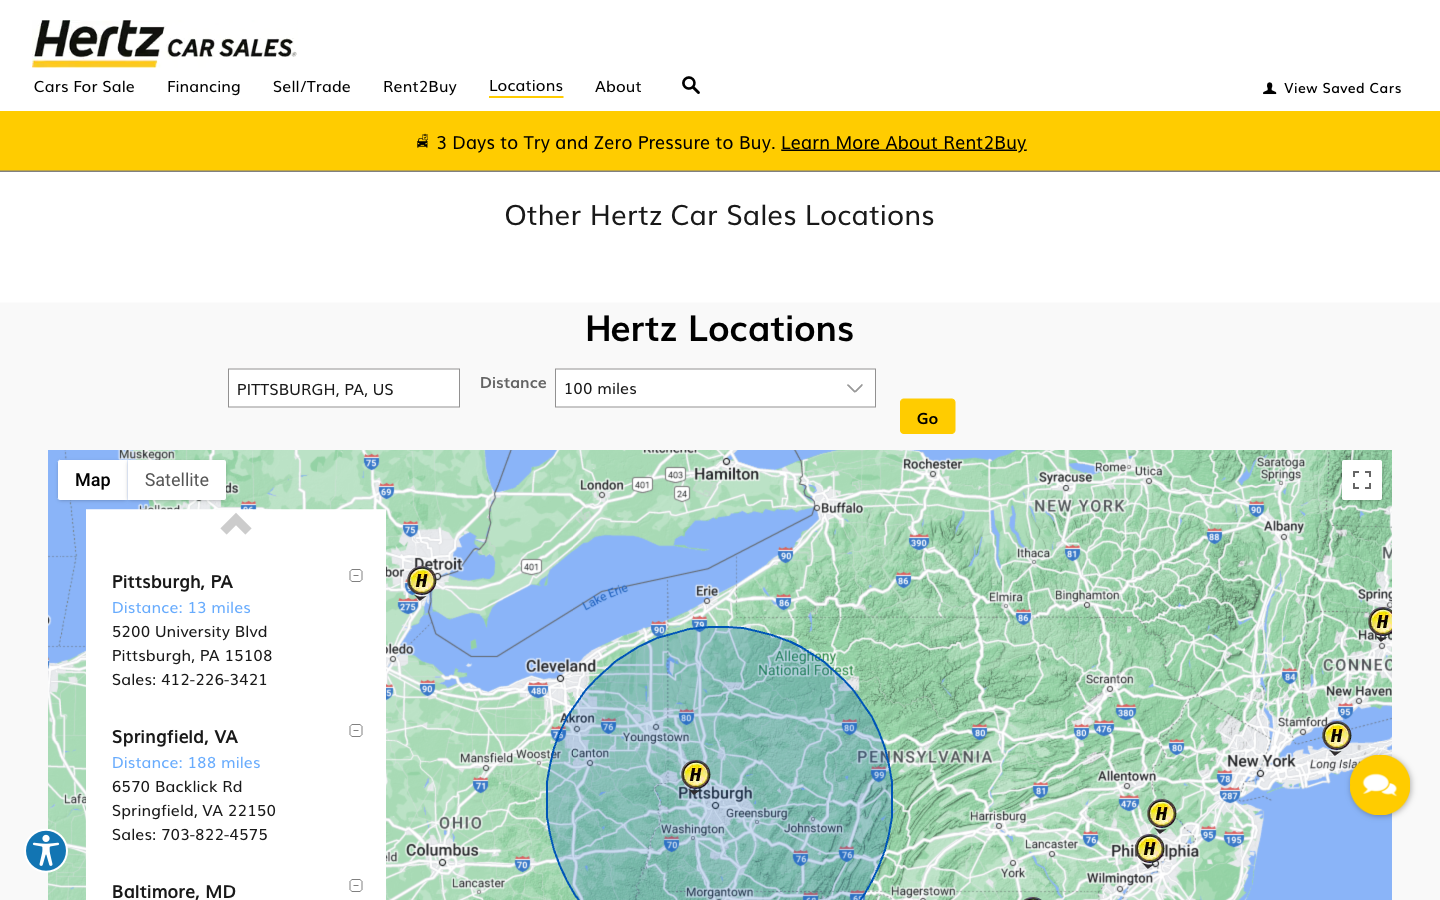 The image size is (1440, 900). I want to click on Explore more information on Springfield, VA, so click(173, 734).